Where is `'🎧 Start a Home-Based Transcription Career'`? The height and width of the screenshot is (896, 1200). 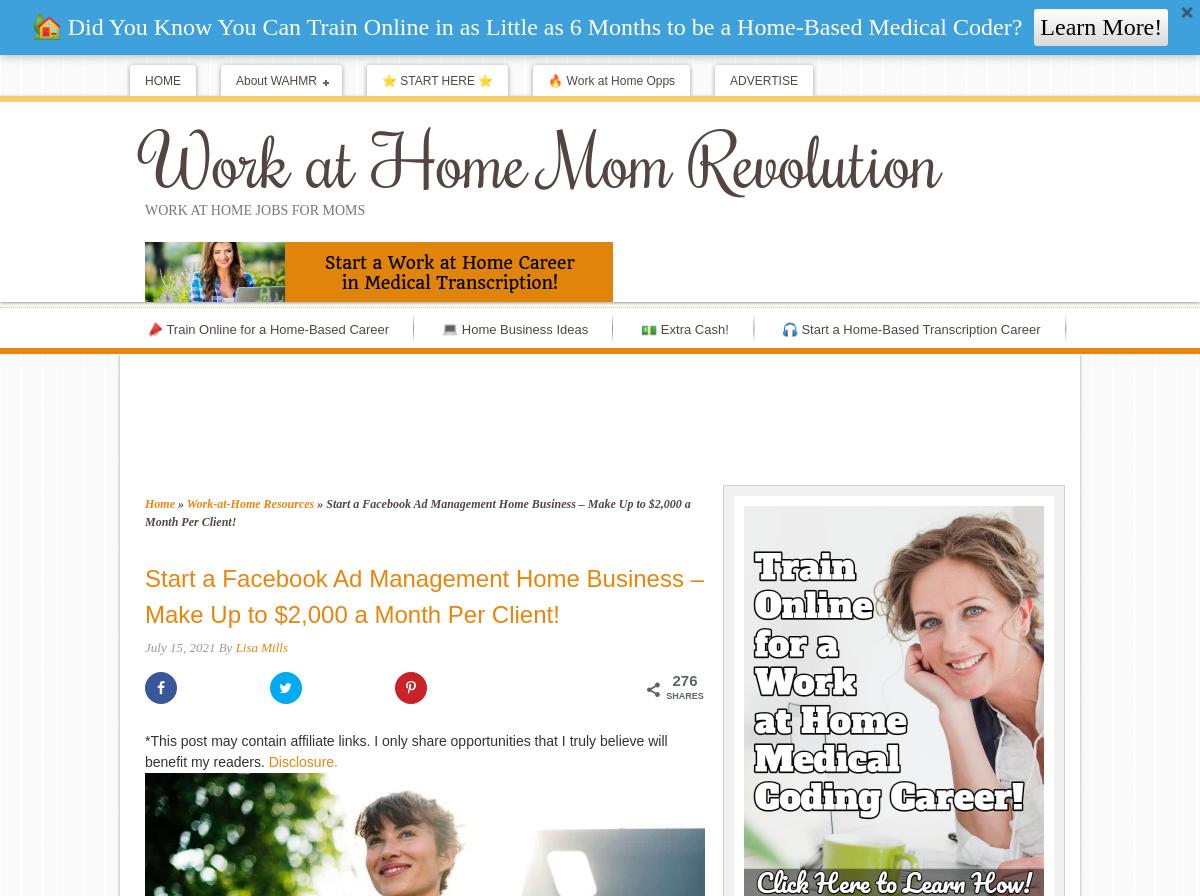
'🎧 Start a Home-Based Transcription Career' is located at coordinates (910, 329).